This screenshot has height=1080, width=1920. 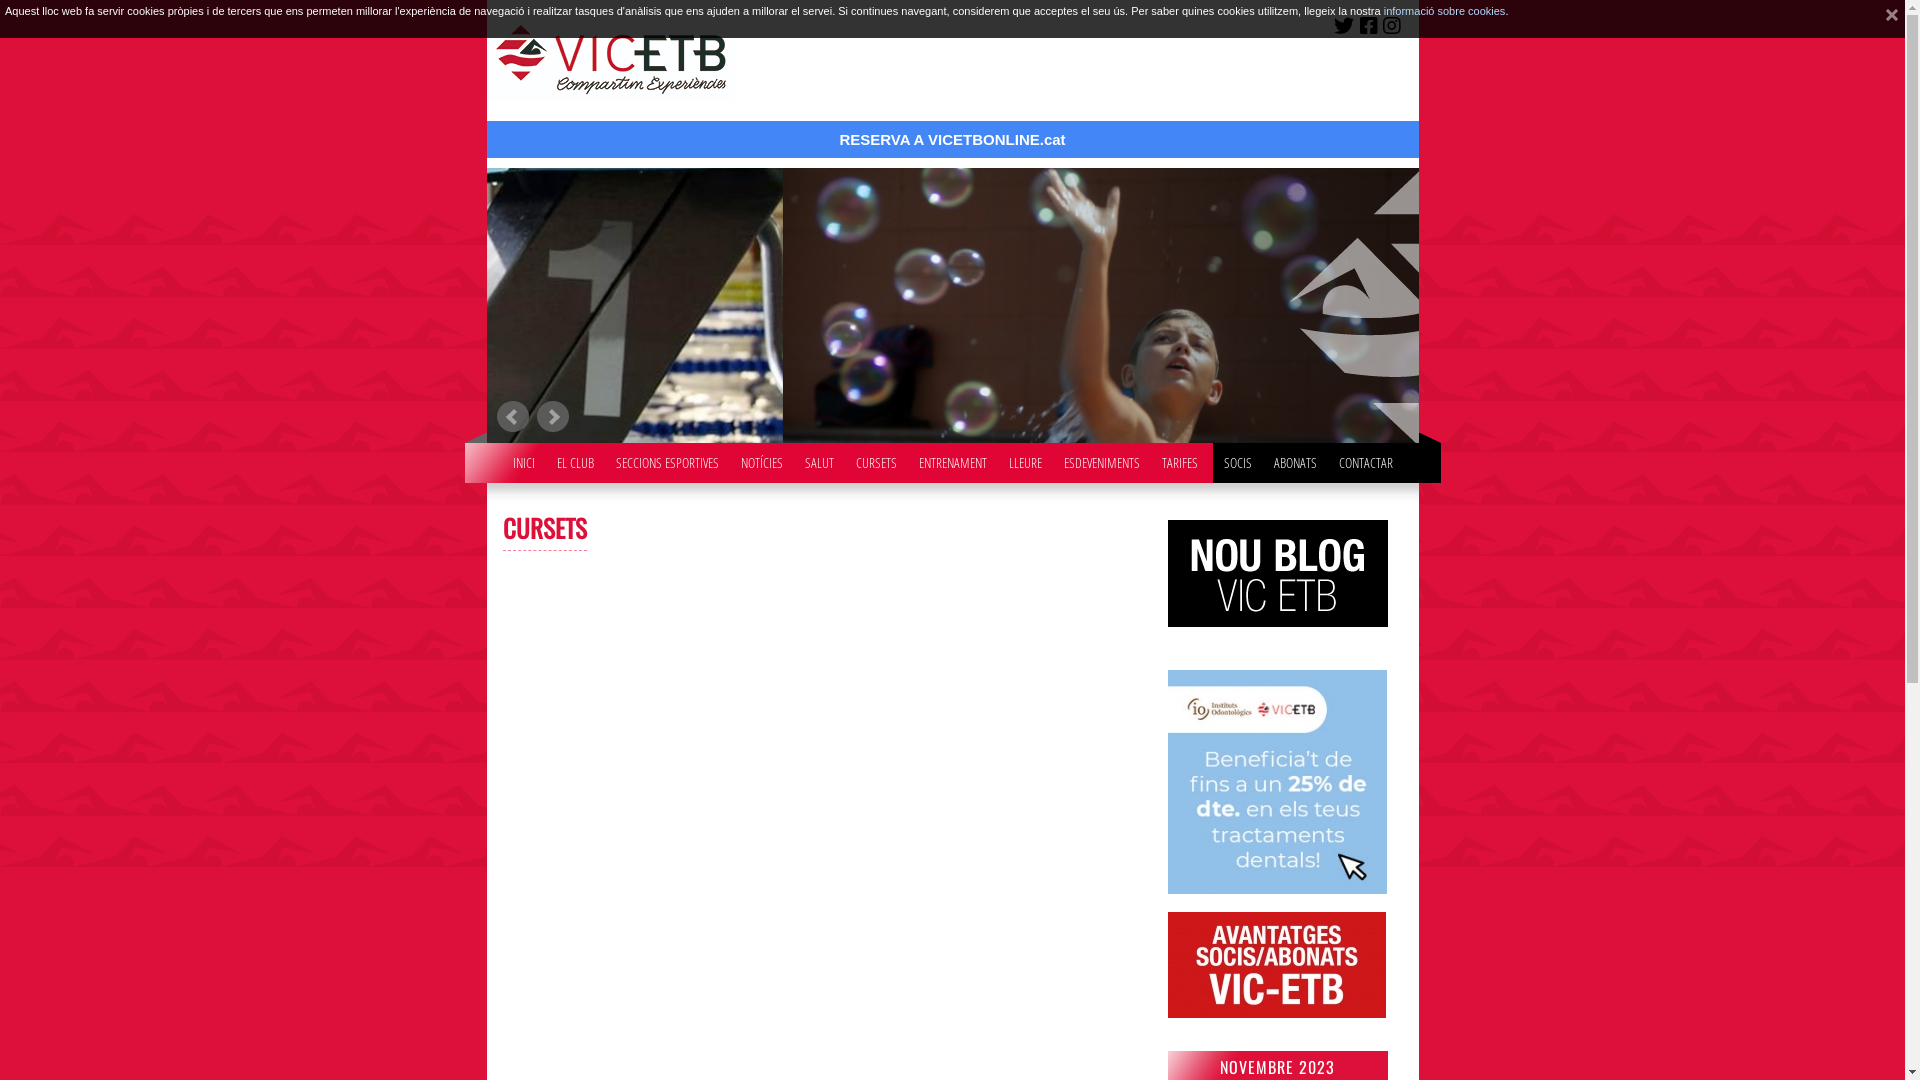 I want to click on 'ENTRENAMENT', so click(x=950, y=458).